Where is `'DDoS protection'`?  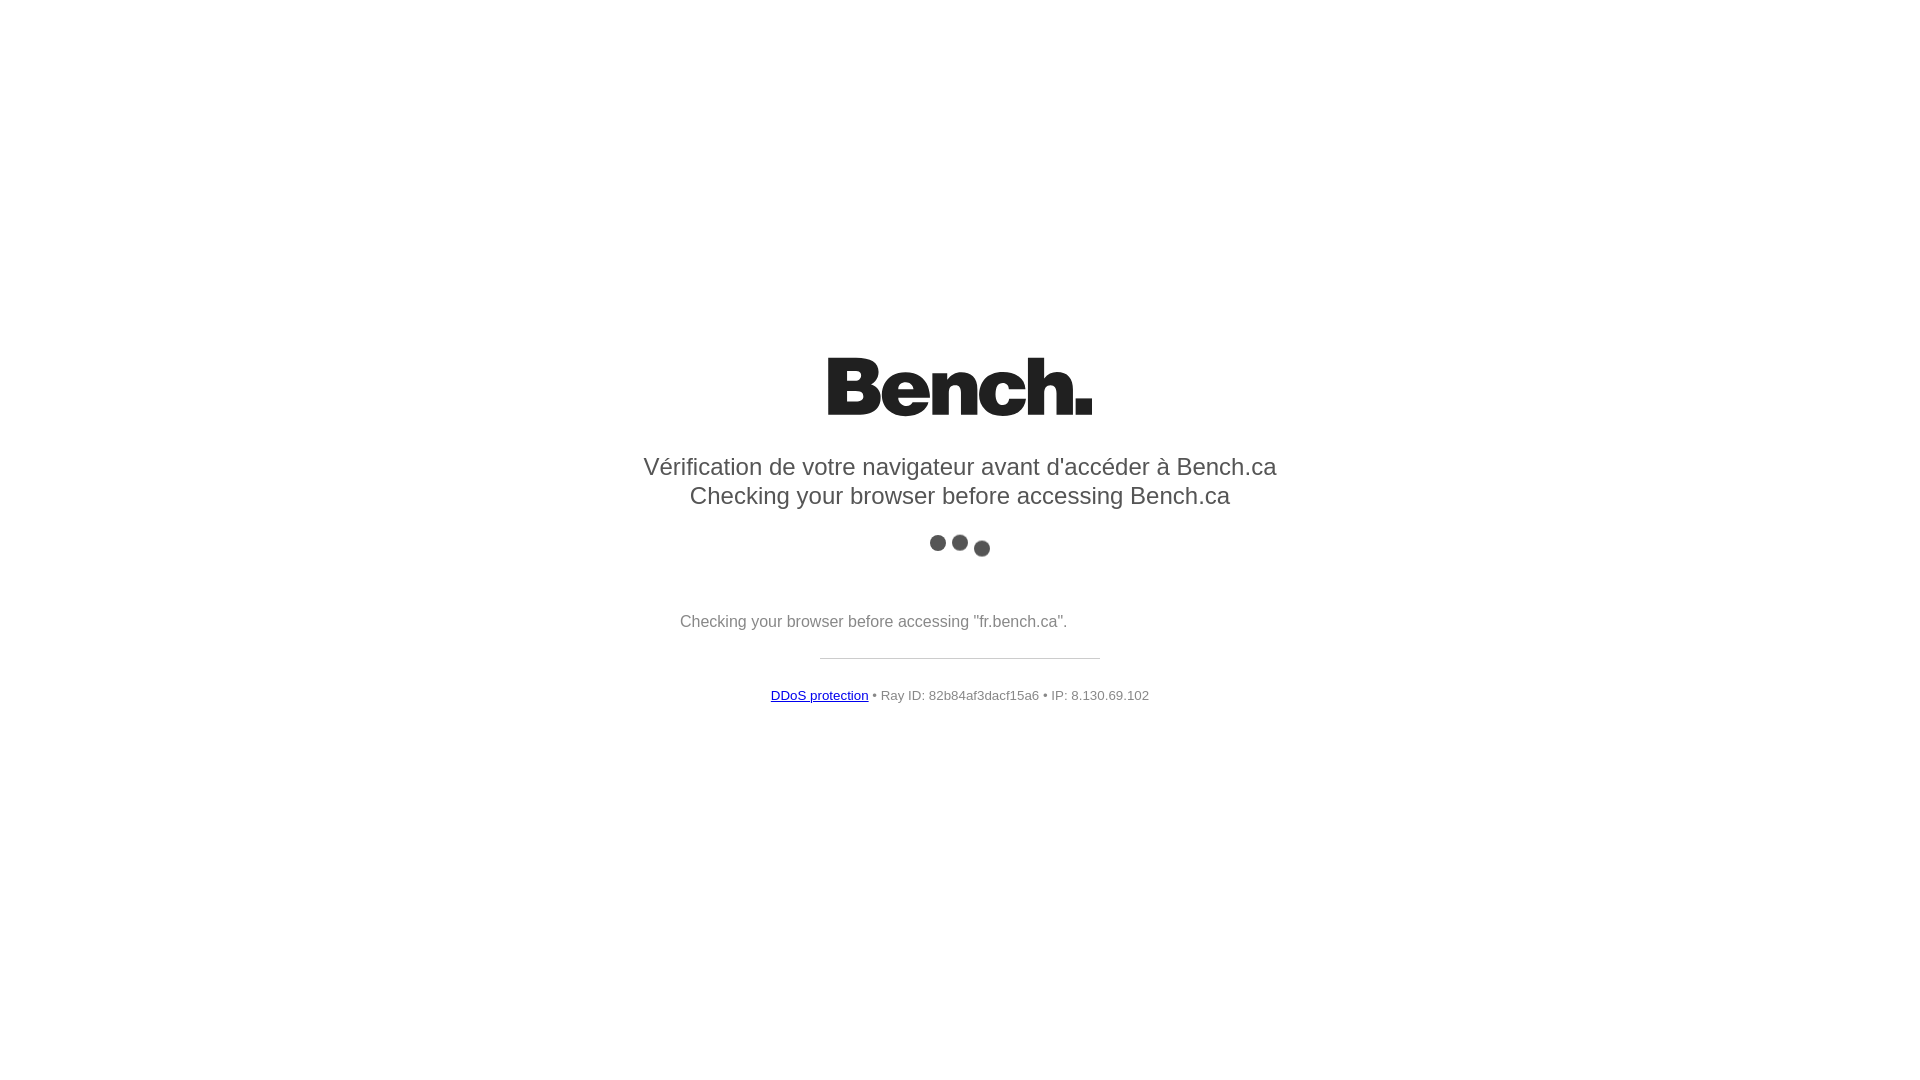
'DDoS protection' is located at coordinates (770, 694).